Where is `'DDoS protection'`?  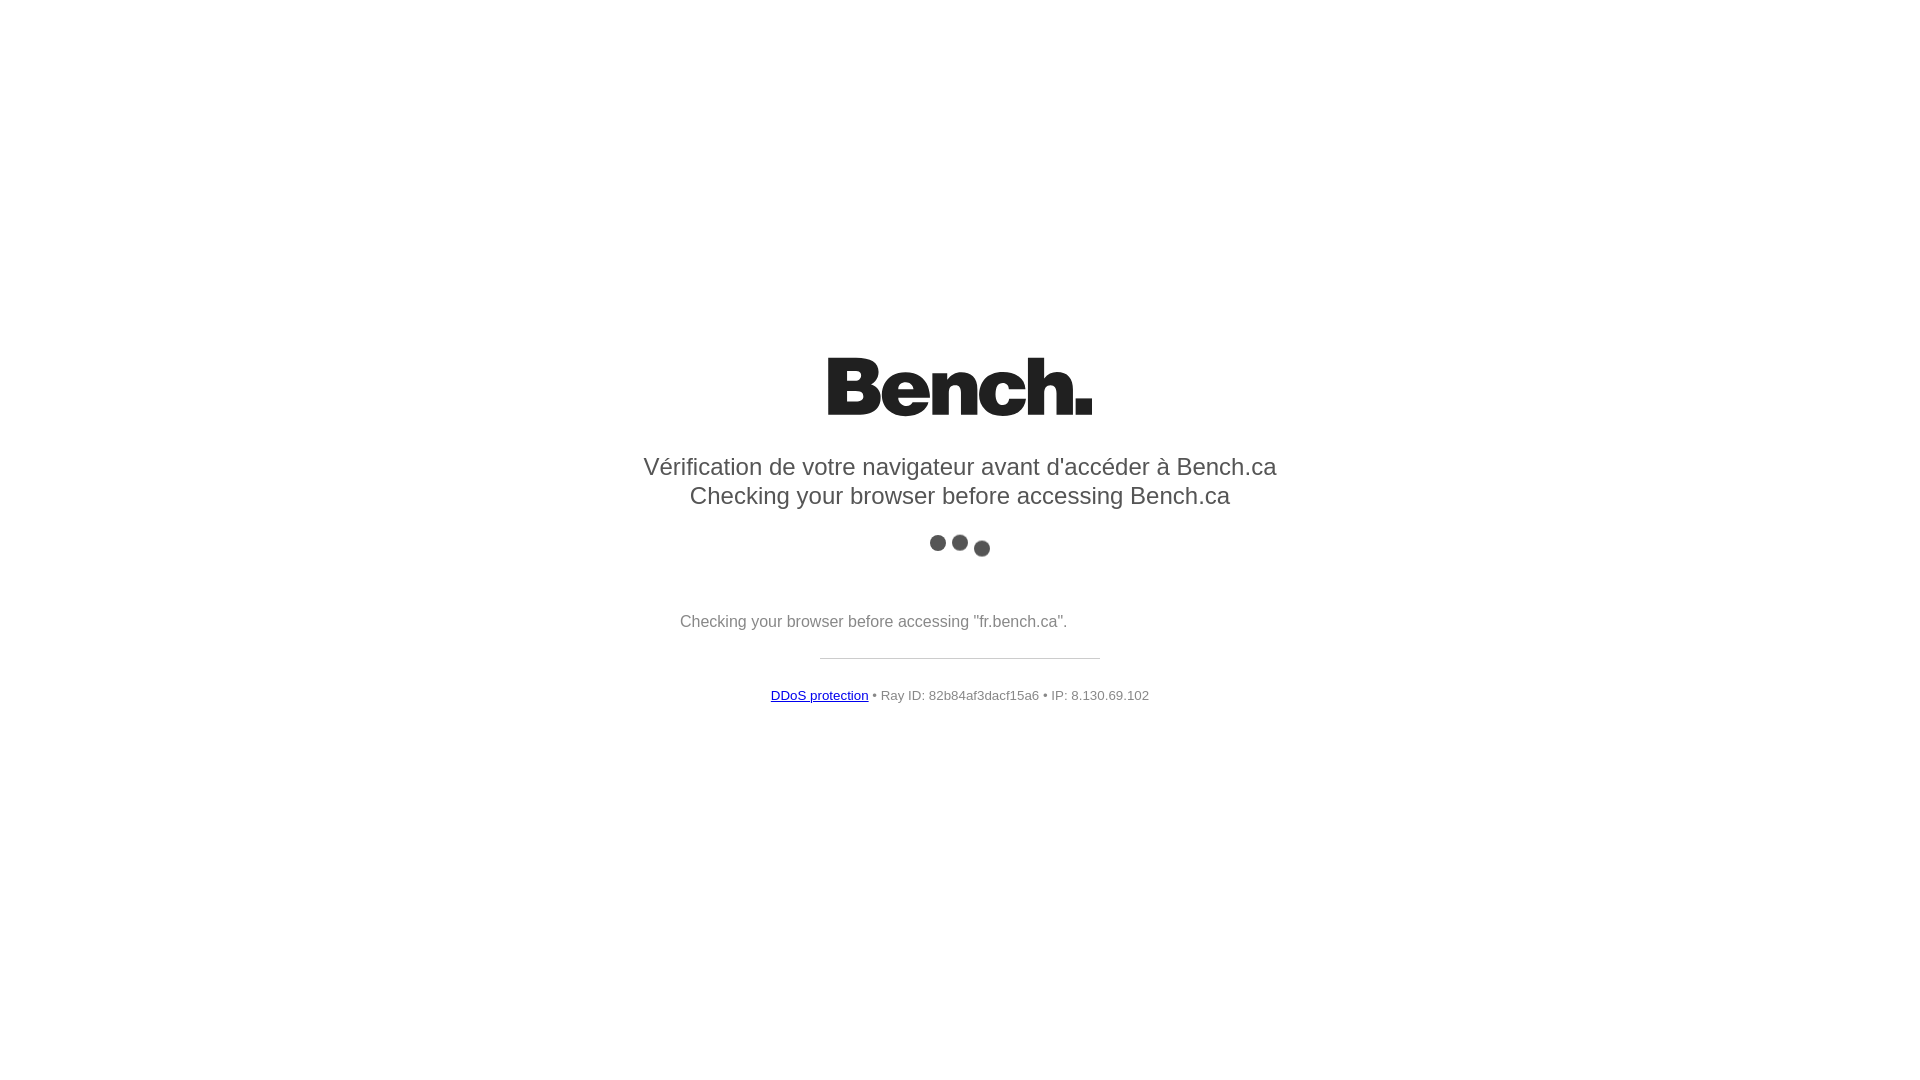
'DDoS protection' is located at coordinates (770, 694).